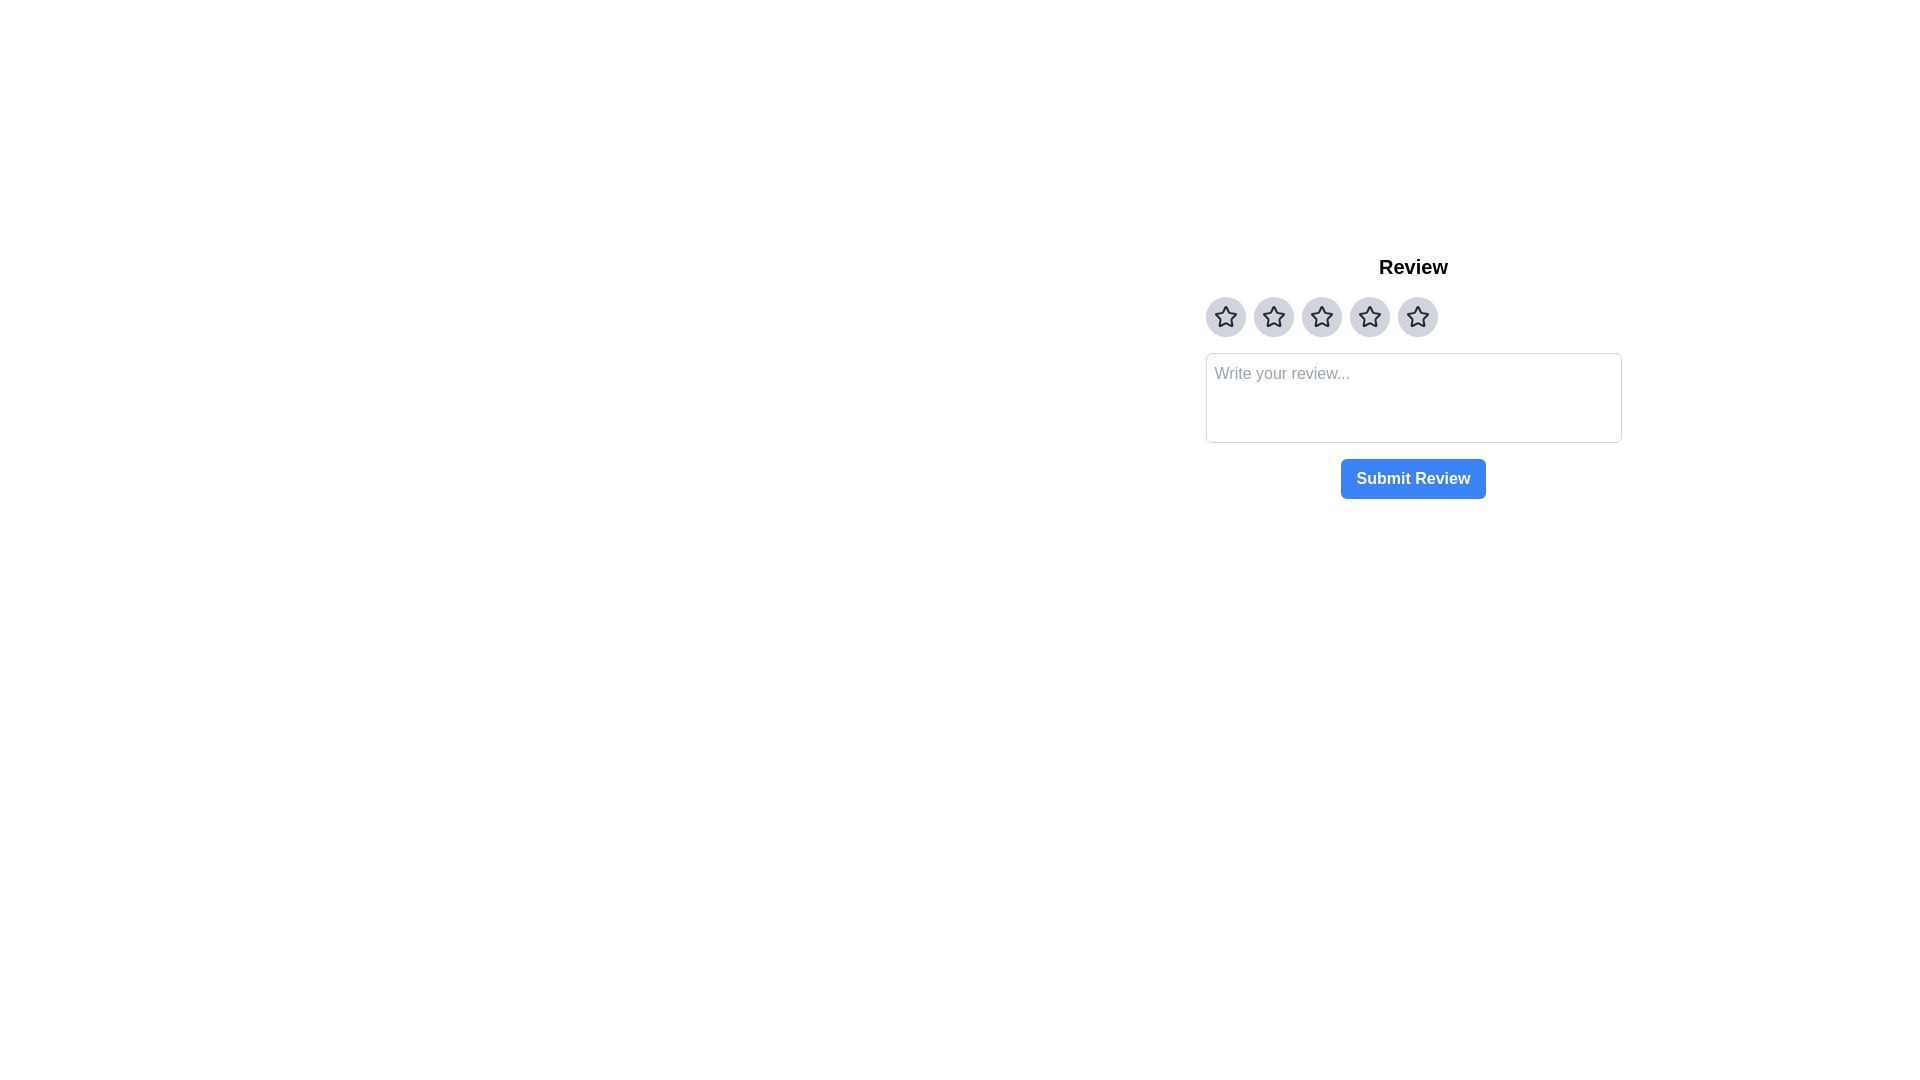 This screenshot has height=1080, width=1920. Describe the element at coordinates (1412, 315) in the screenshot. I see `the fifth star rating button below the 'Review' heading using keyboard focus` at that location.